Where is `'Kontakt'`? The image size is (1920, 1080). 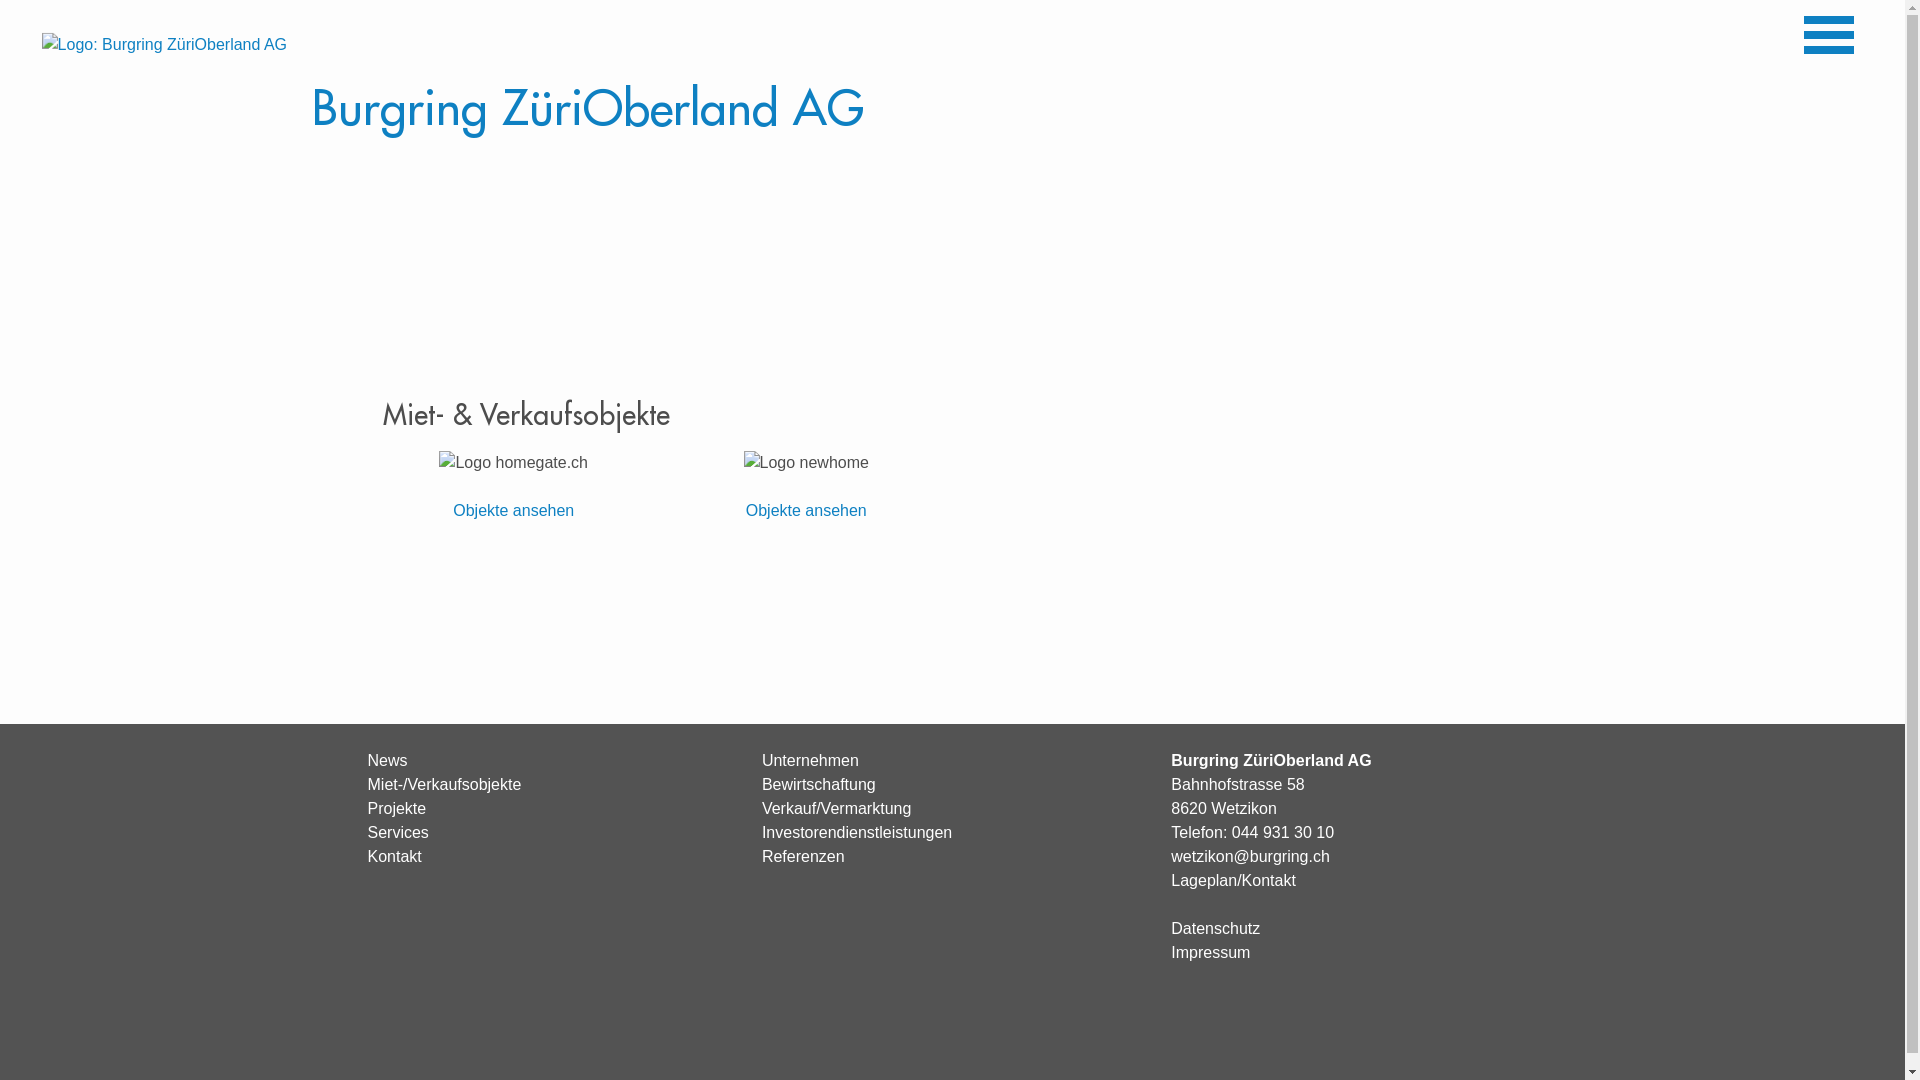
'Kontakt' is located at coordinates (394, 855).